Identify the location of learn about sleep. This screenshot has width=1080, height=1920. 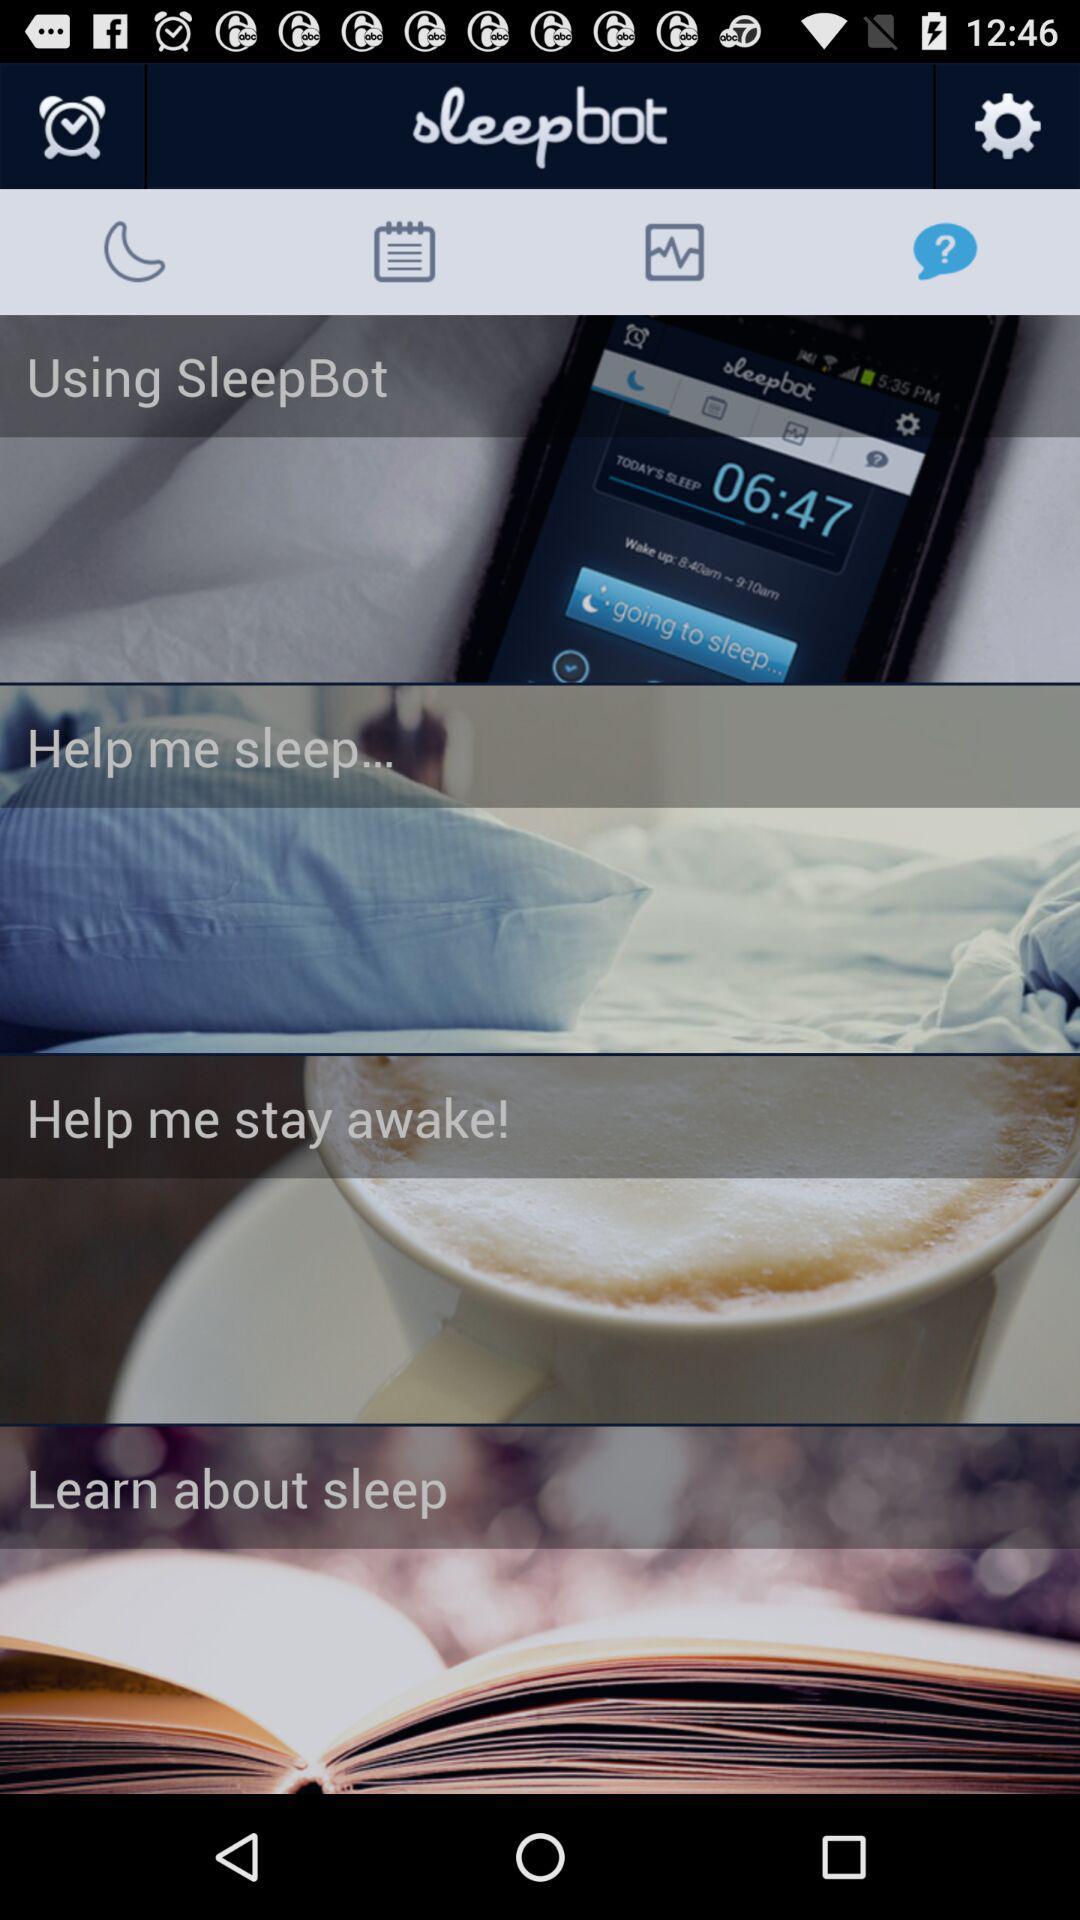
(540, 1610).